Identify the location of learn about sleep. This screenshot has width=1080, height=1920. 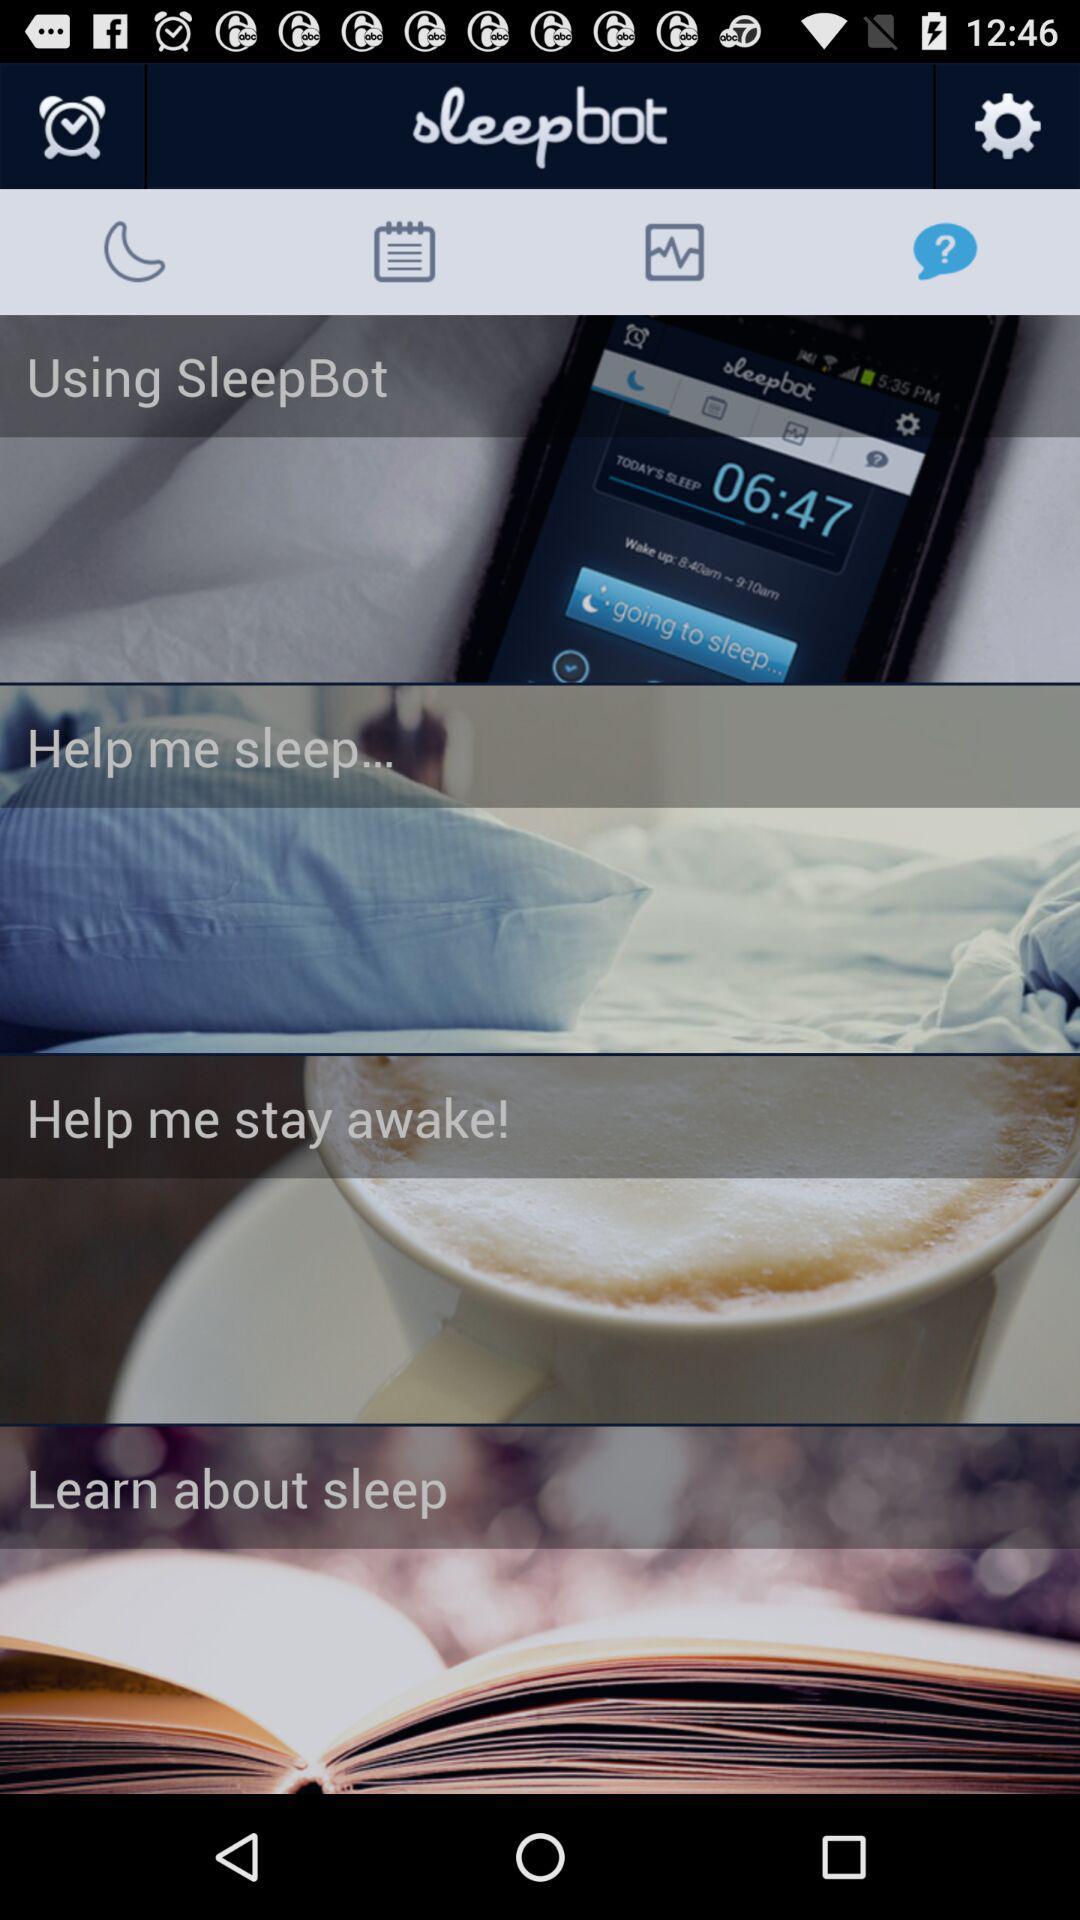
(540, 1610).